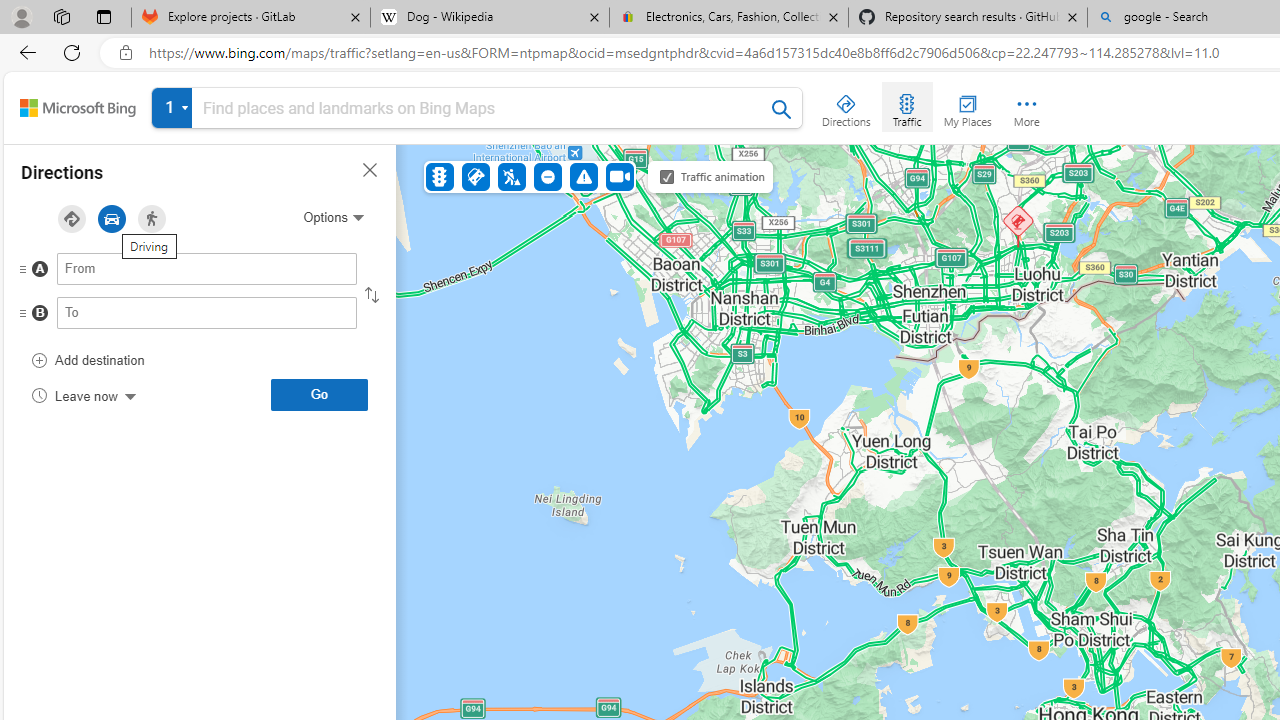  Describe the element at coordinates (111, 219) in the screenshot. I see `'Driving'` at that location.